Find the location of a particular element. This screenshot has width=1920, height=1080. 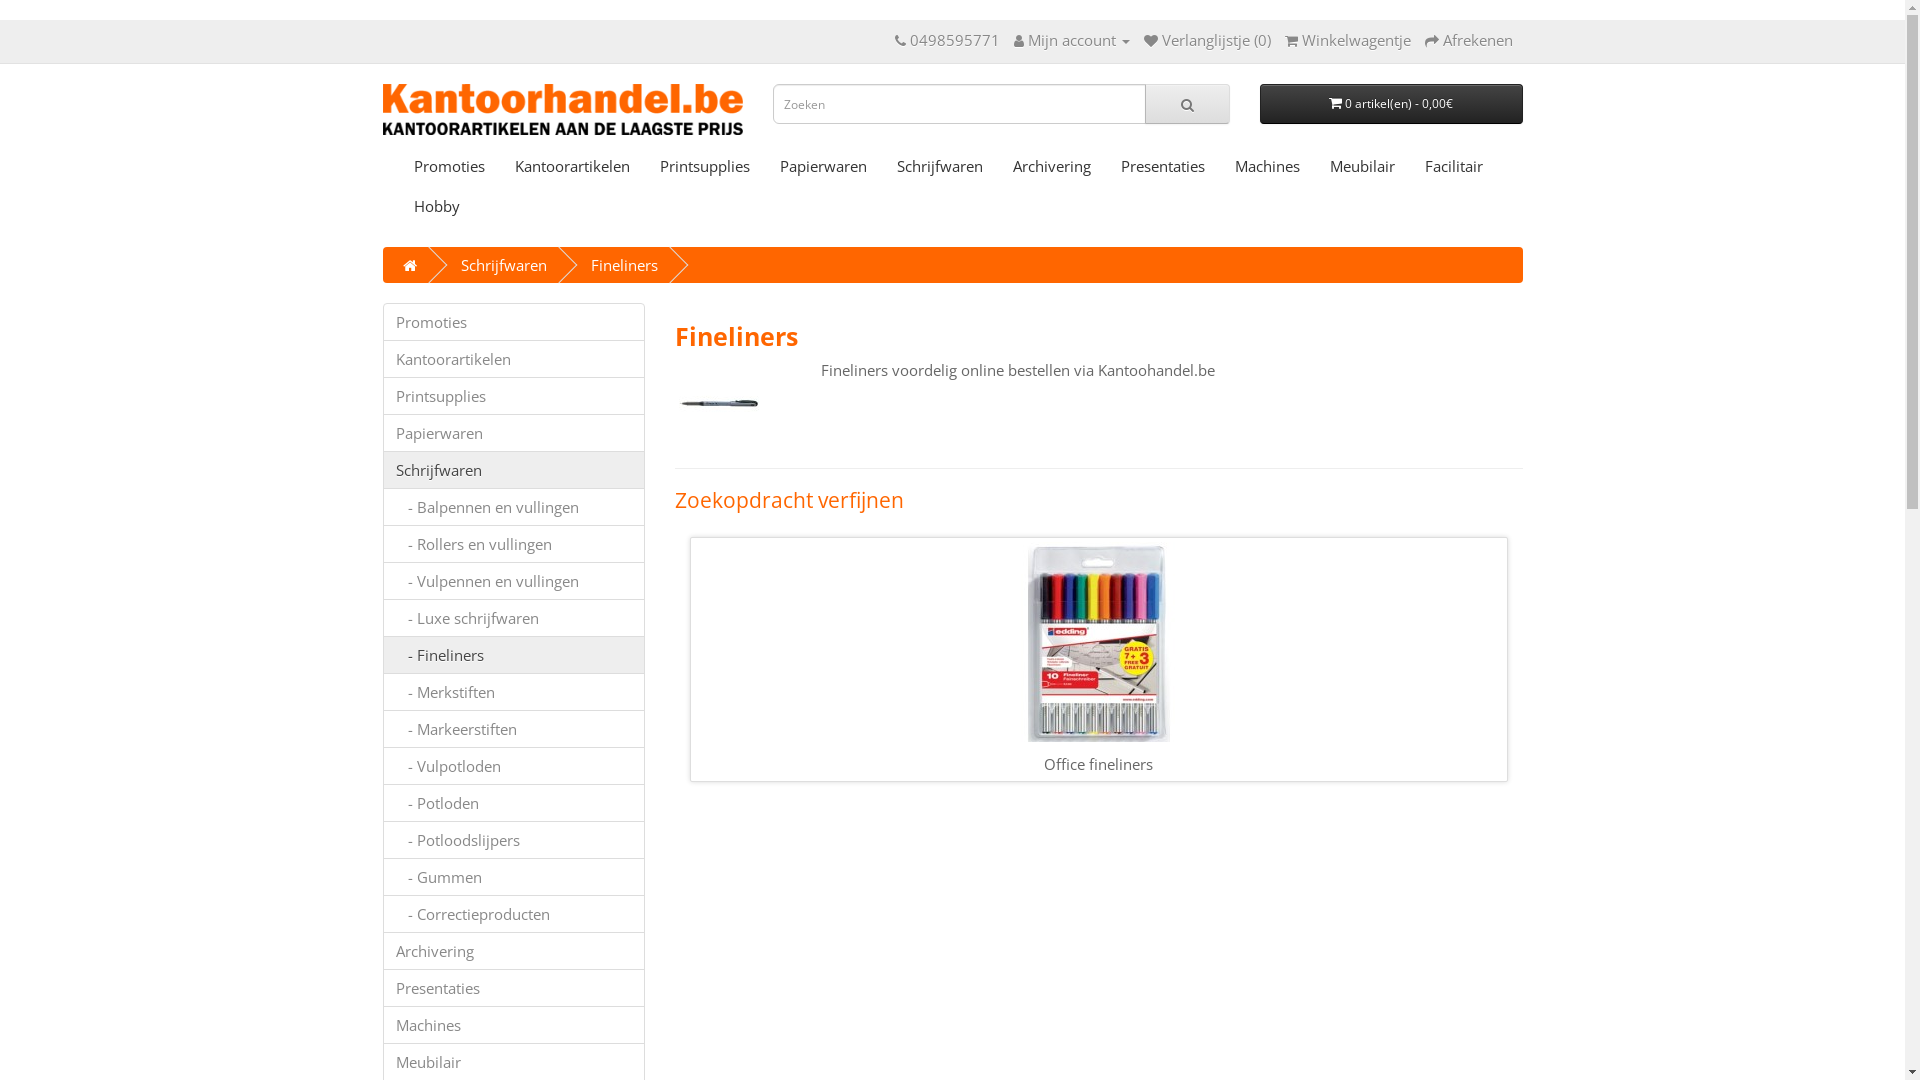

'   - Potloden' is located at coordinates (513, 801).